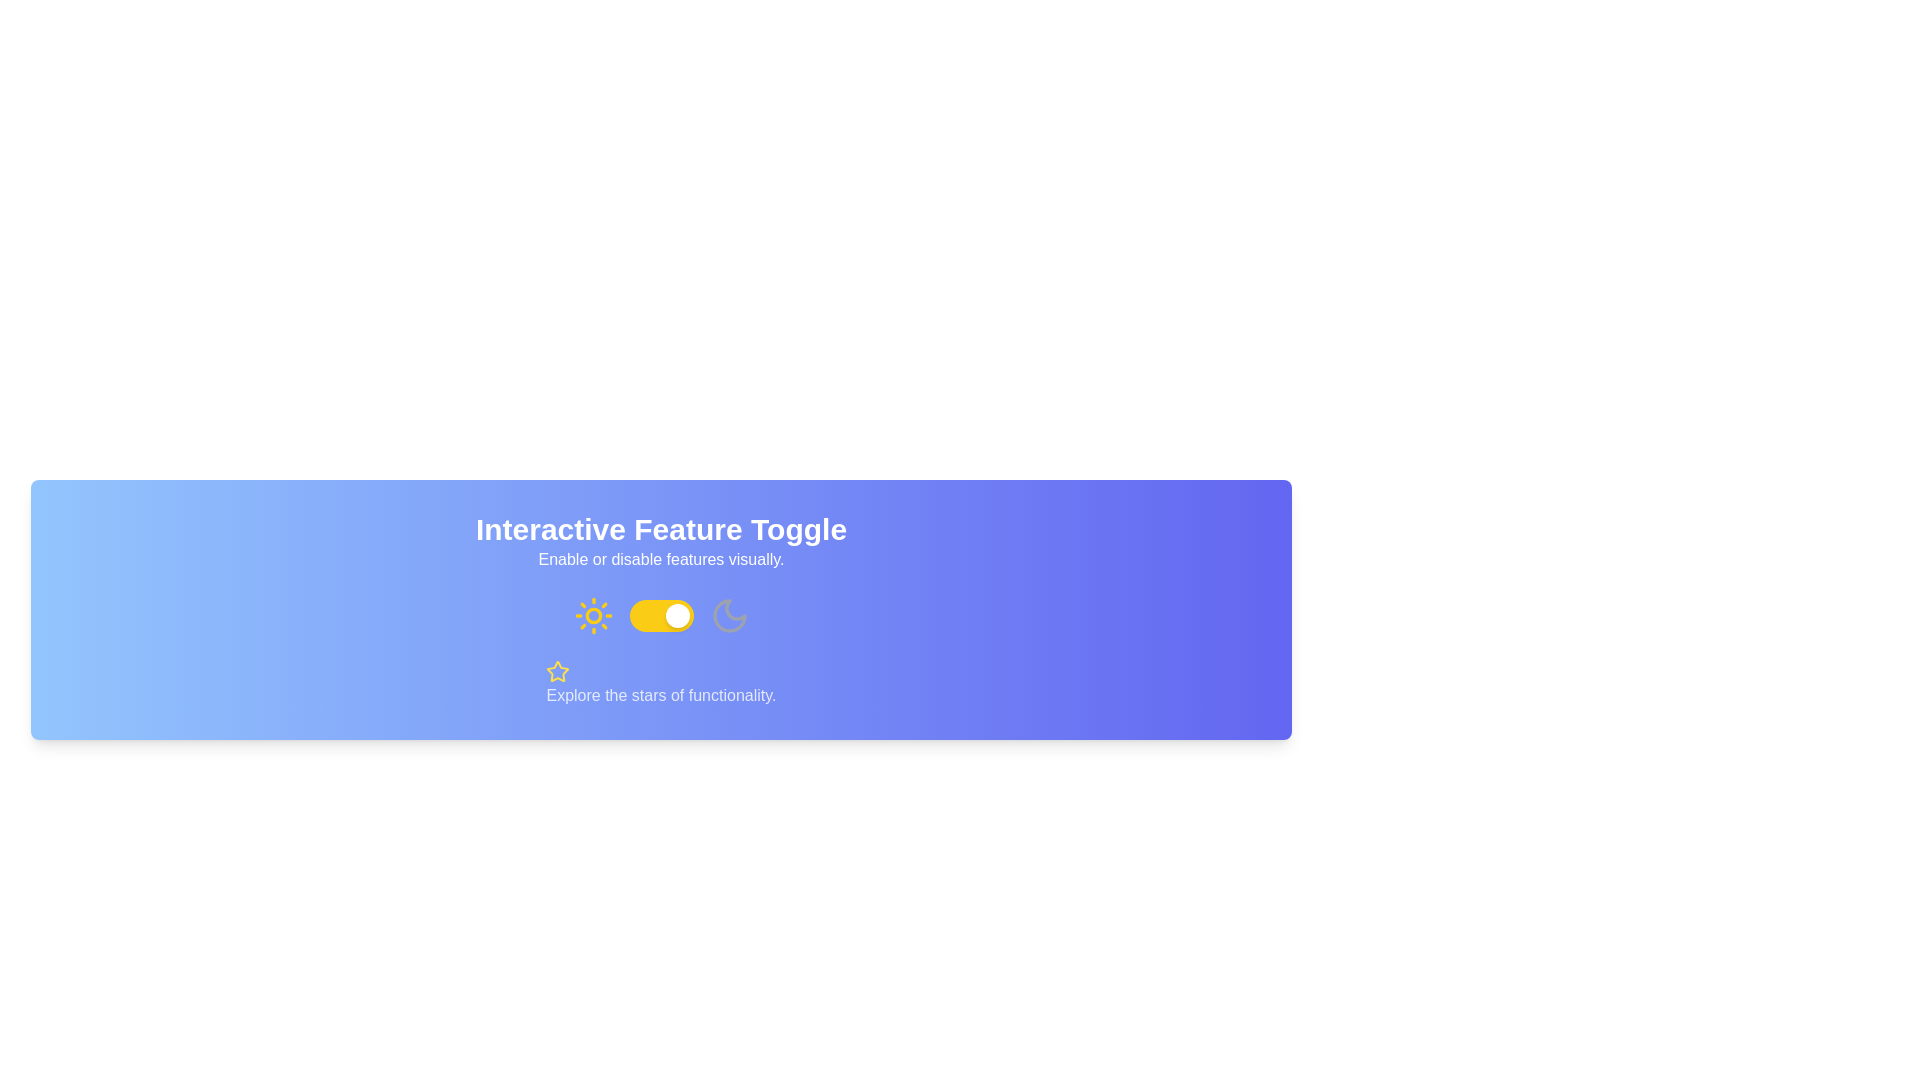 Image resolution: width=1920 pixels, height=1080 pixels. What do you see at coordinates (558, 671) in the screenshot?
I see `the star-shaped icon with a yellow outline located on the blue gradient background, positioned below the toggle switch, to interact or trigger a response` at bounding box center [558, 671].